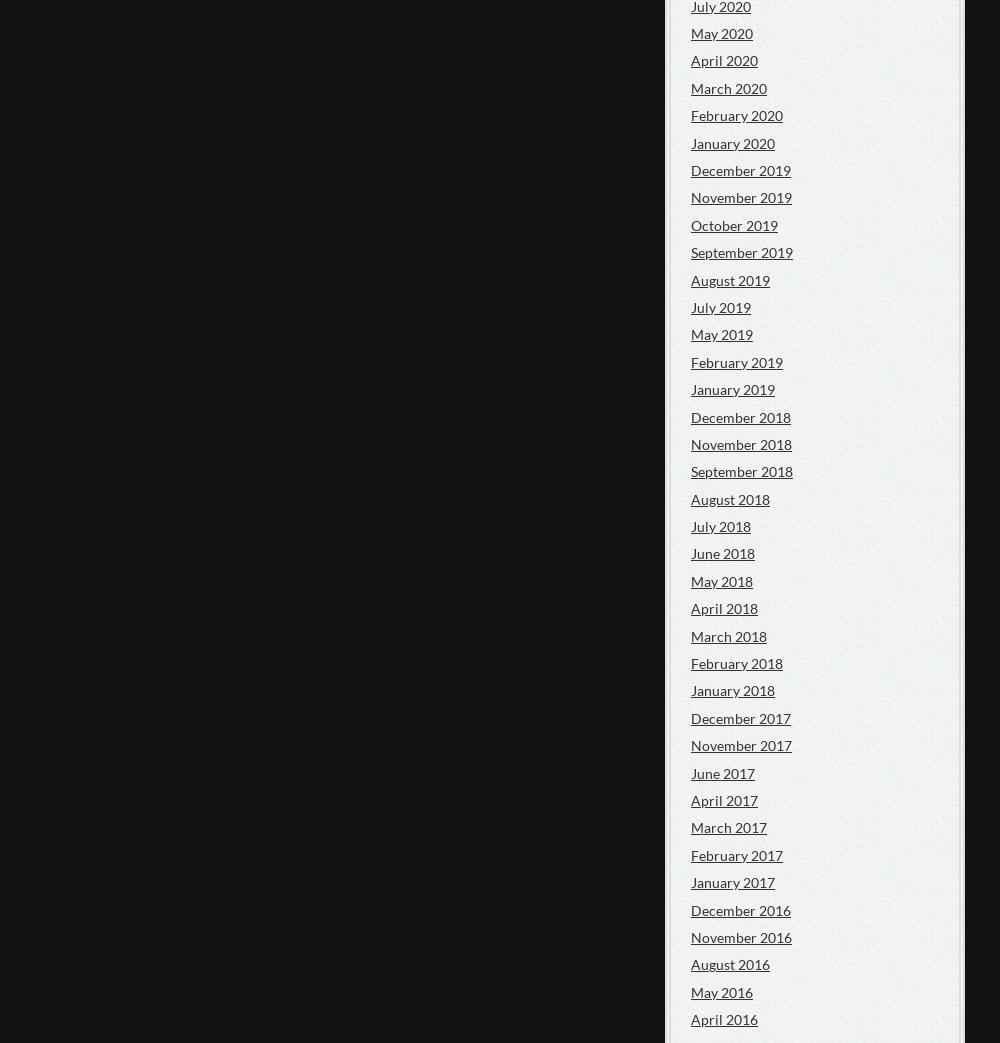 Image resolution: width=1000 pixels, height=1043 pixels. What do you see at coordinates (721, 333) in the screenshot?
I see `'May 2019'` at bounding box center [721, 333].